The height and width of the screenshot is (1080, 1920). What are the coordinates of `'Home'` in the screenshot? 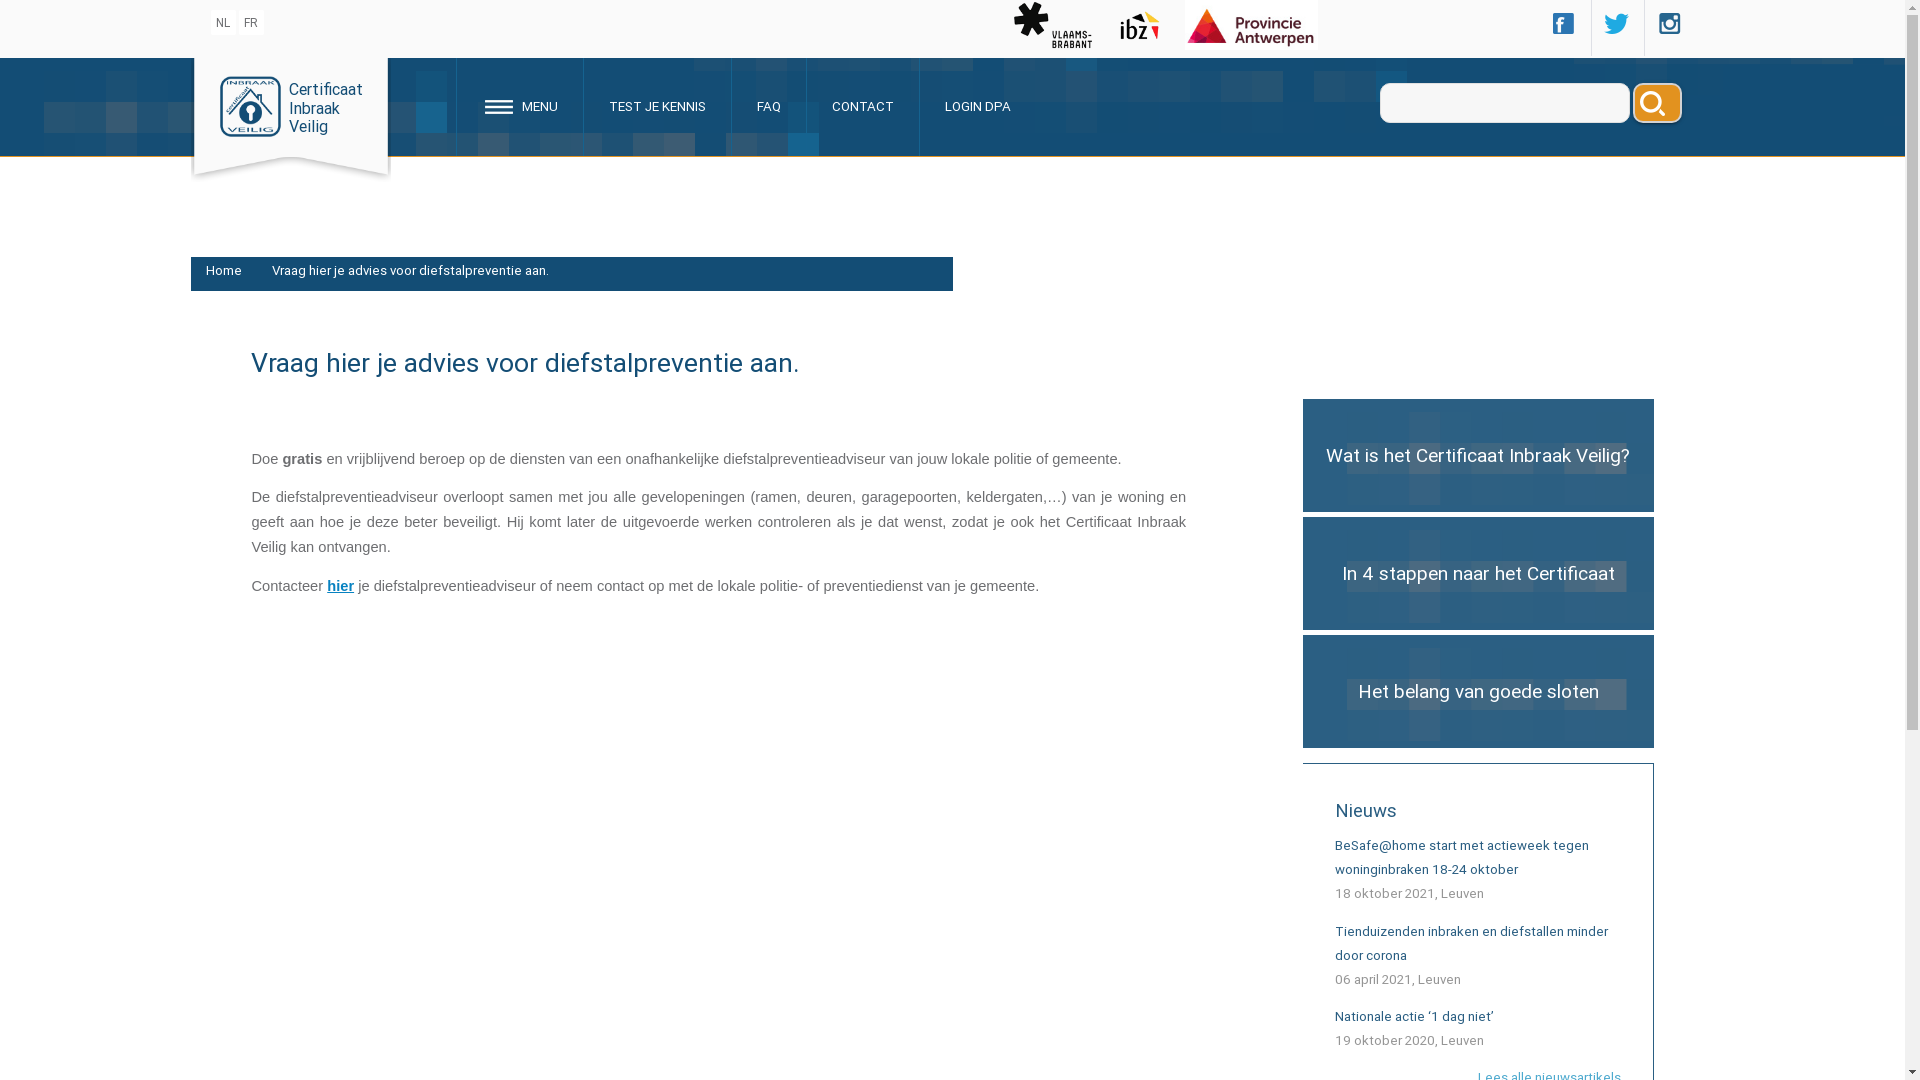 It's located at (206, 270).